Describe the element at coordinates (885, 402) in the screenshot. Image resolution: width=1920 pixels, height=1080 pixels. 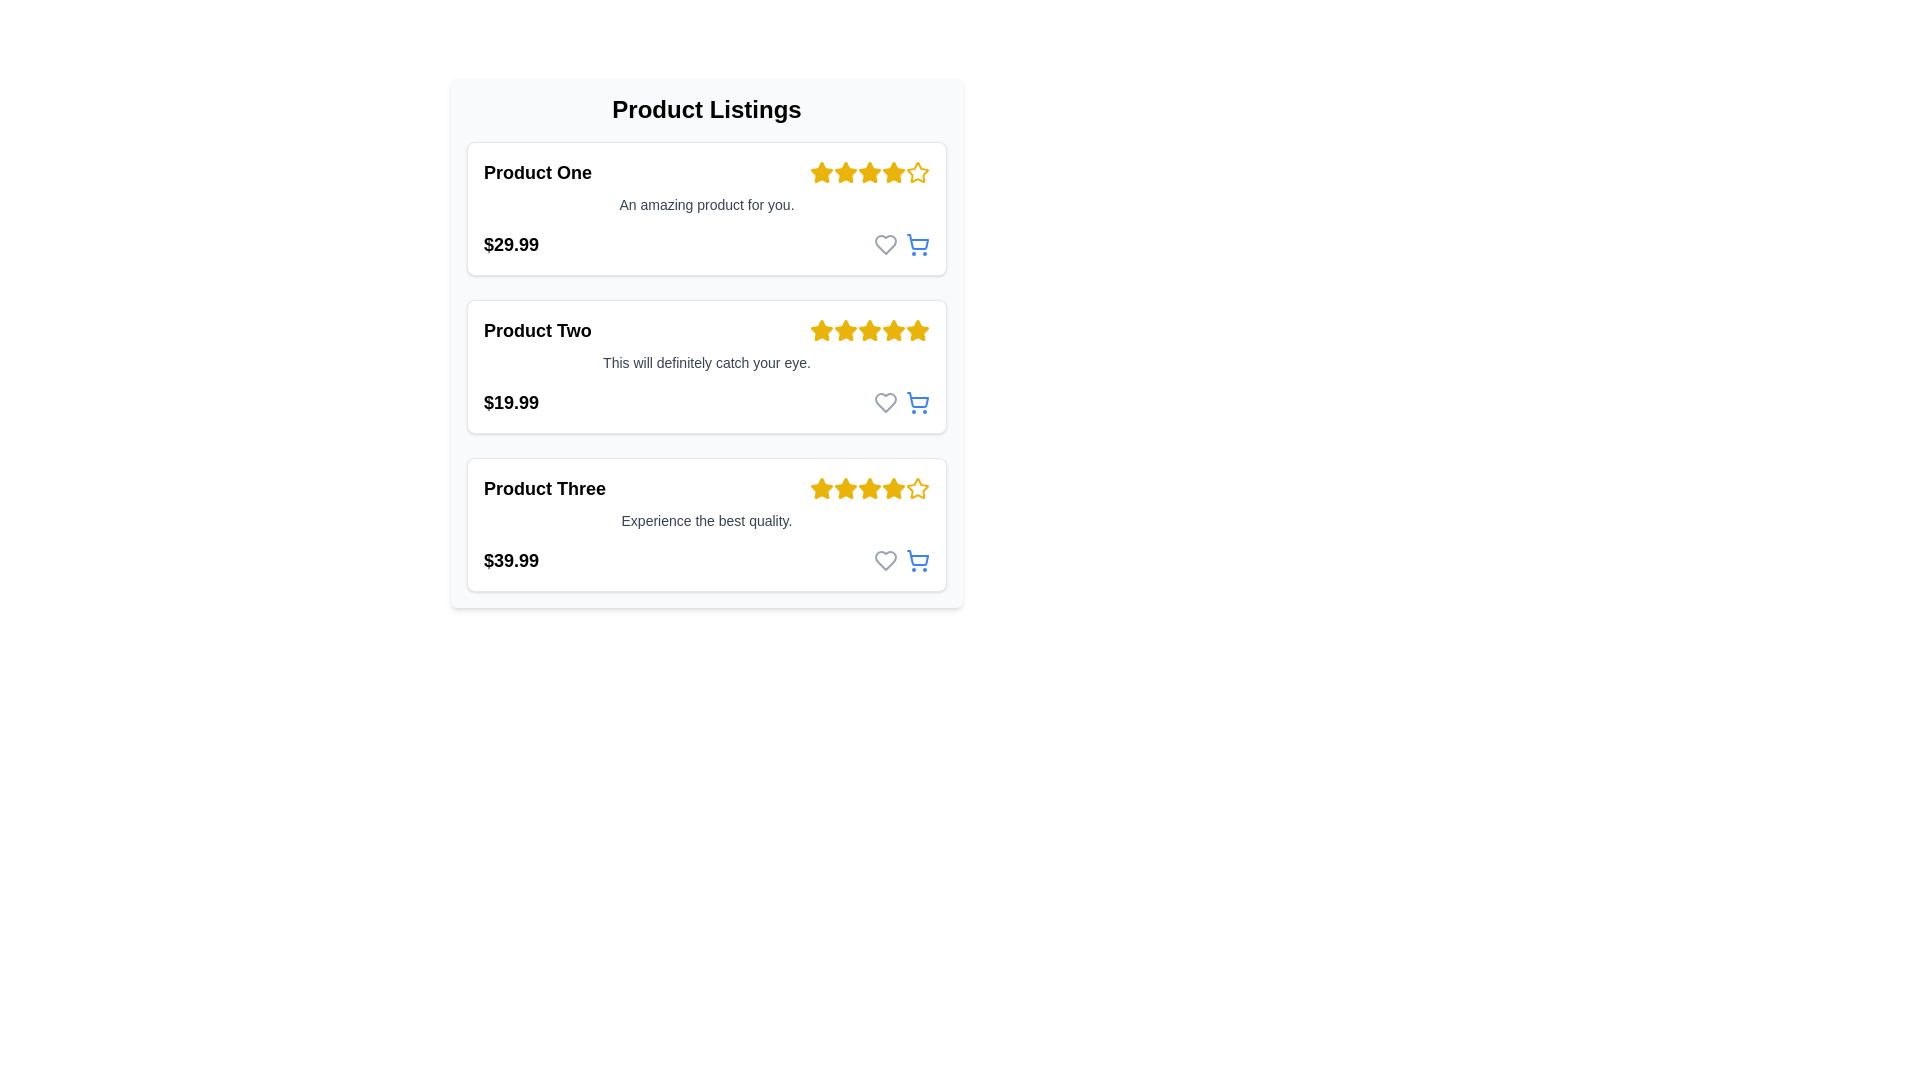
I see `the heart-shaped icon button located to the right side near the center of the second product entry in the list to trigger a tooltip or animation` at that location.